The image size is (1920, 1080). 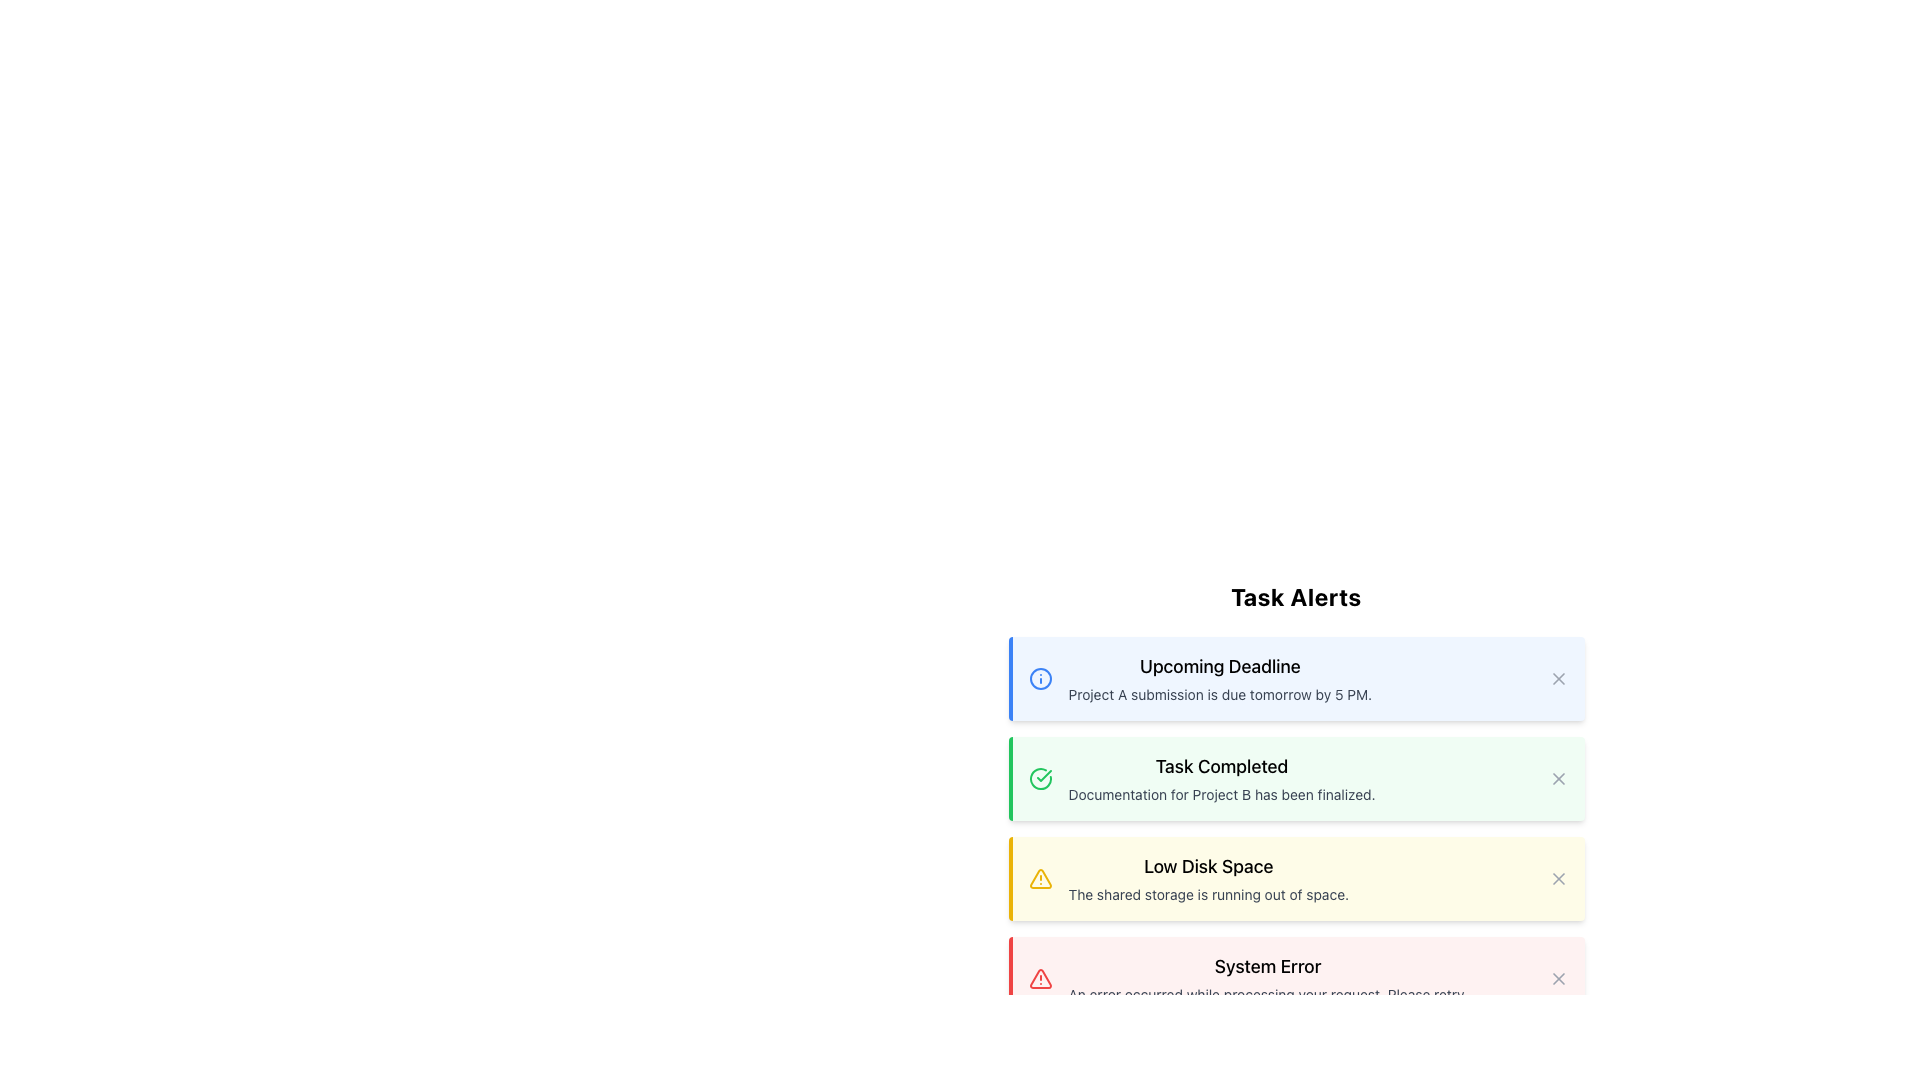 I want to click on the warning icon indicating low disk space, located at the top-left corner of the 'Low Disk Space' alert block, part of the third alert in the task alerts list, so click(x=1040, y=878).